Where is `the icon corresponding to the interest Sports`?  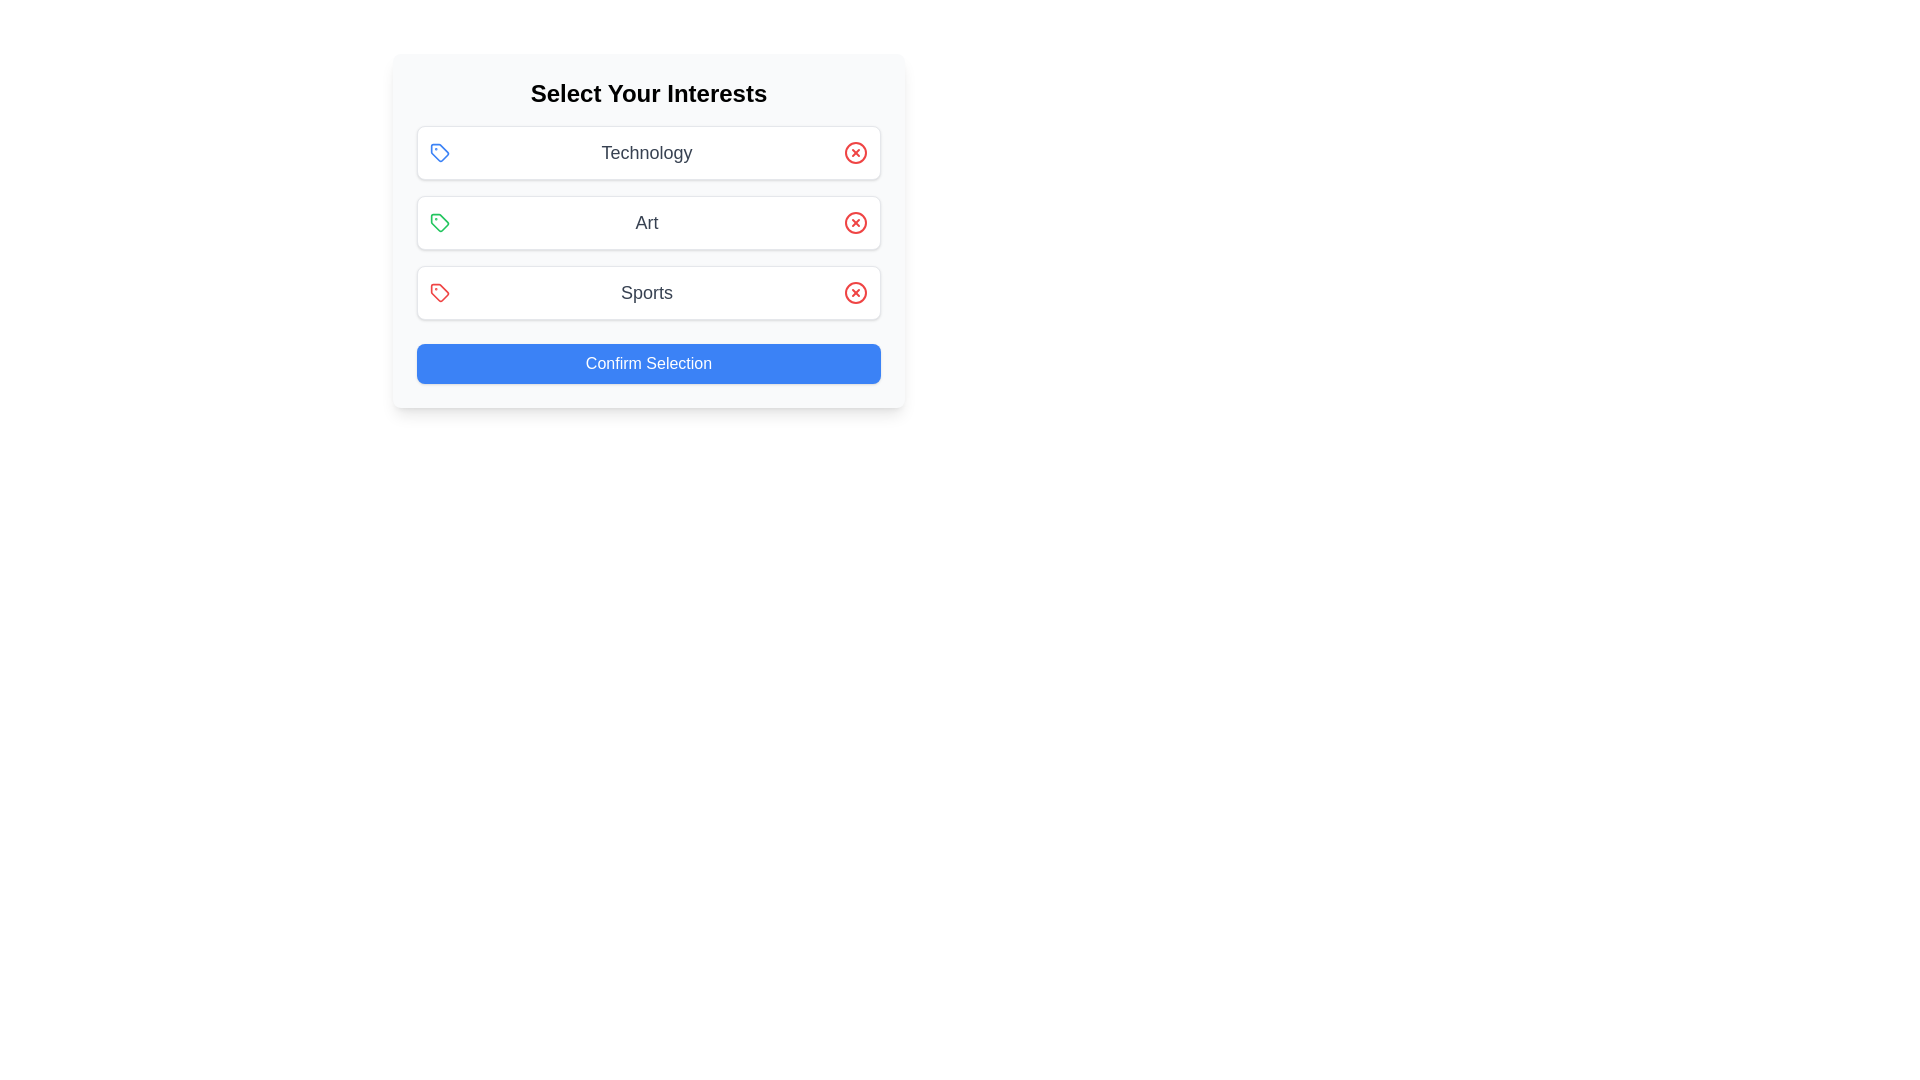
the icon corresponding to the interest Sports is located at coordinates (439, 293).